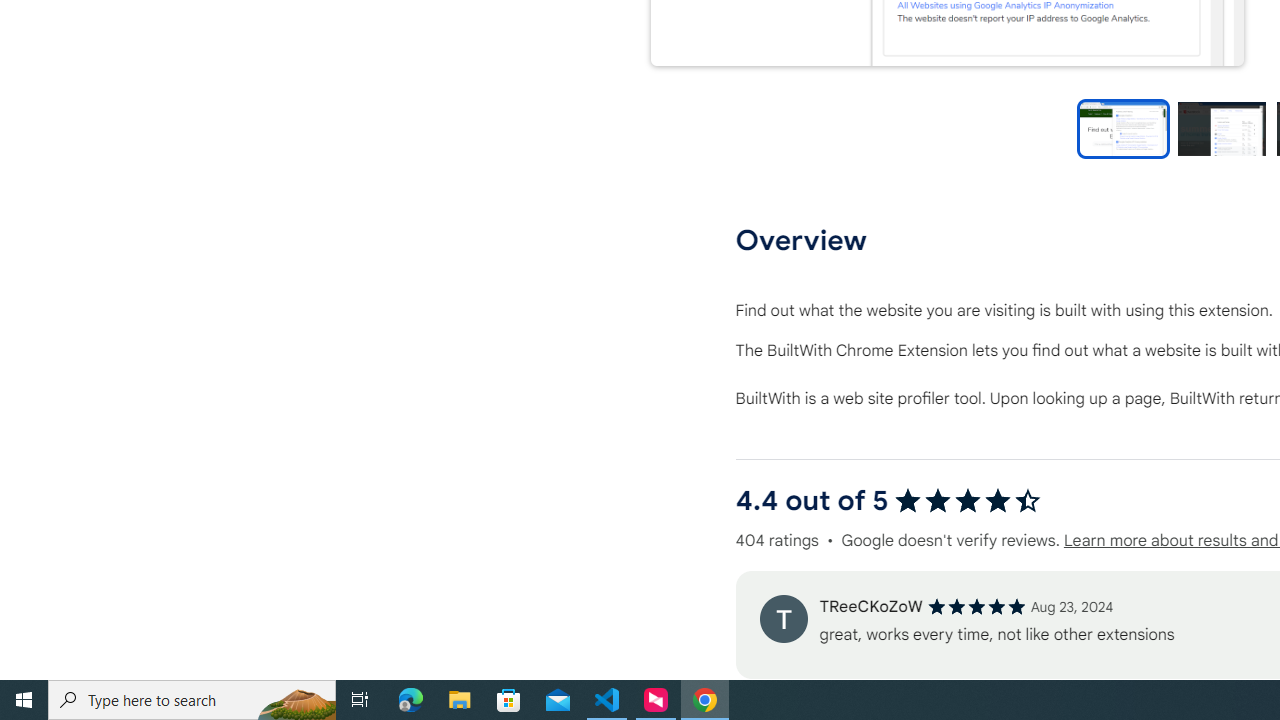 Image resolution: width=1280 pixels, height=720 pixels. Describe the element at coordinates (782, 617) in the screenshot. I see `'Review'` at that location.